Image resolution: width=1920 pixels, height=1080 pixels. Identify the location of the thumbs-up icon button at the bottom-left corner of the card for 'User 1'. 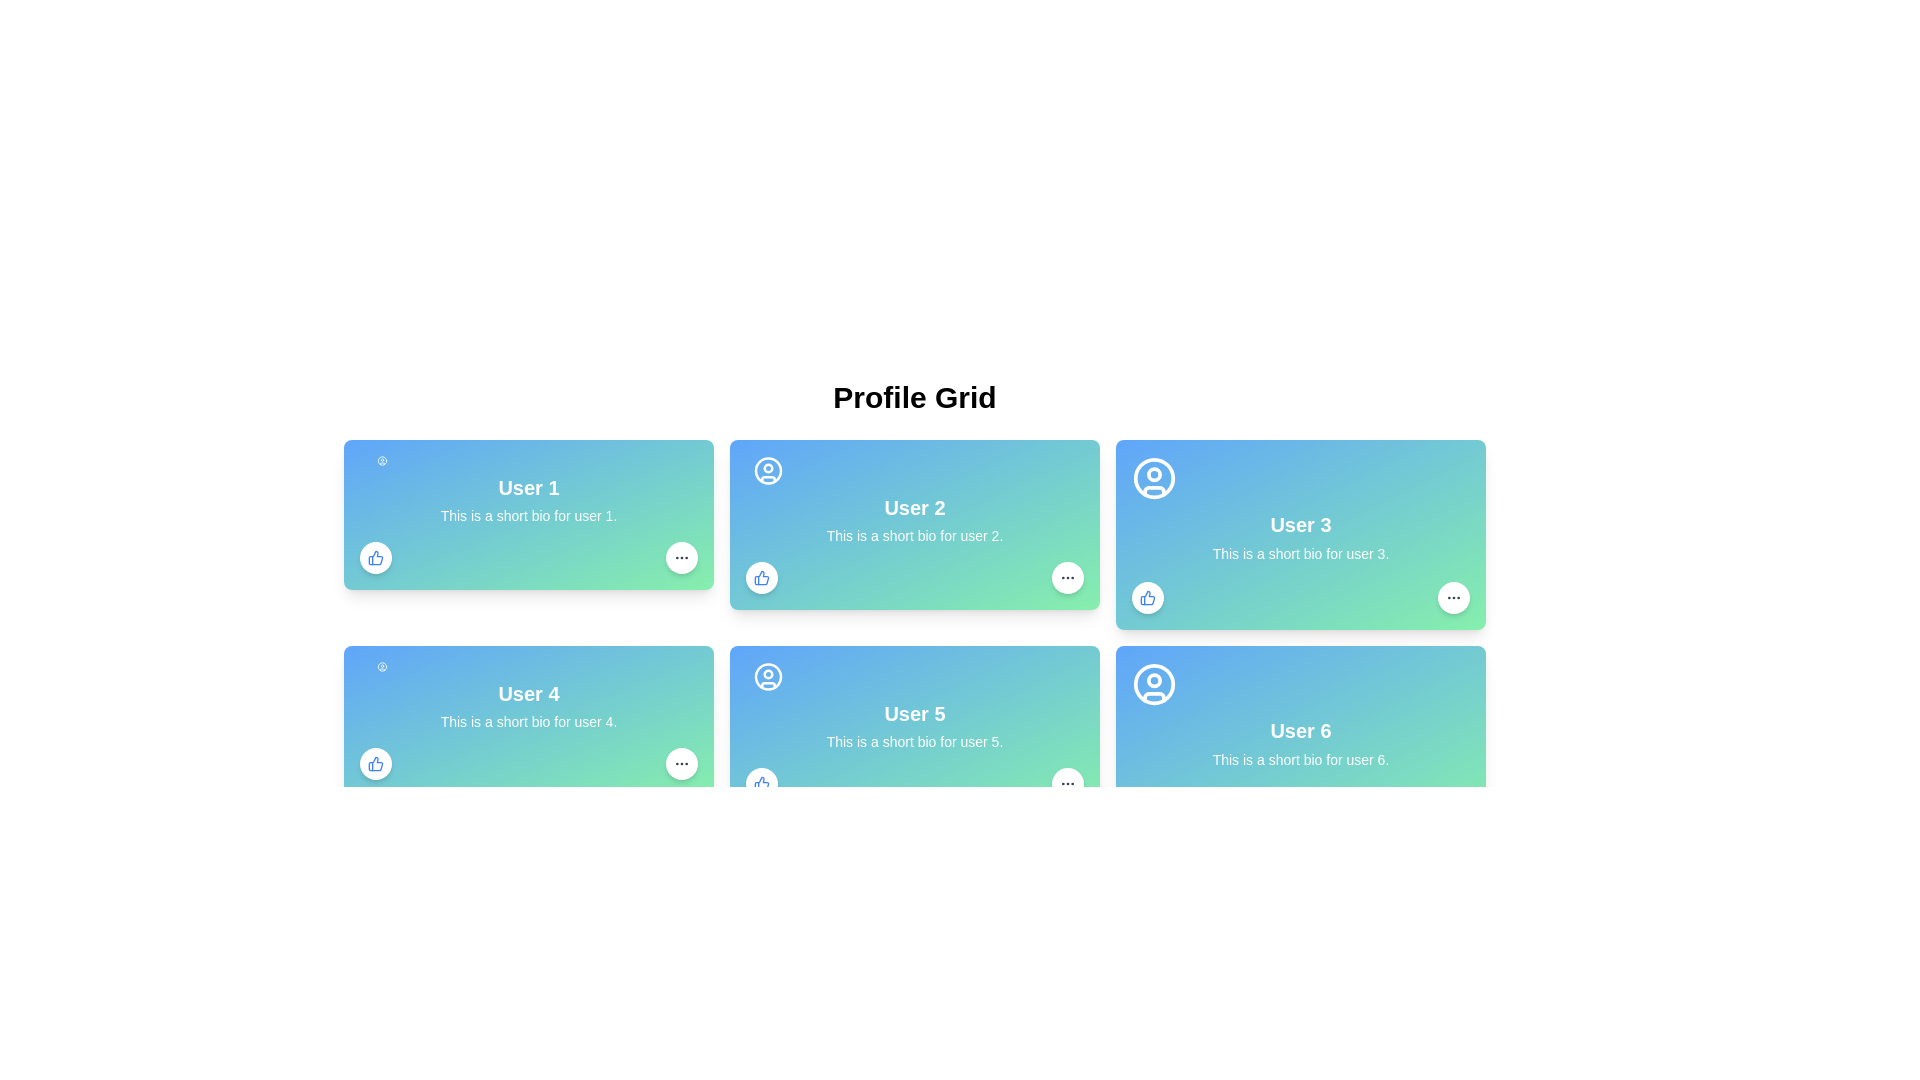
(375, 763).